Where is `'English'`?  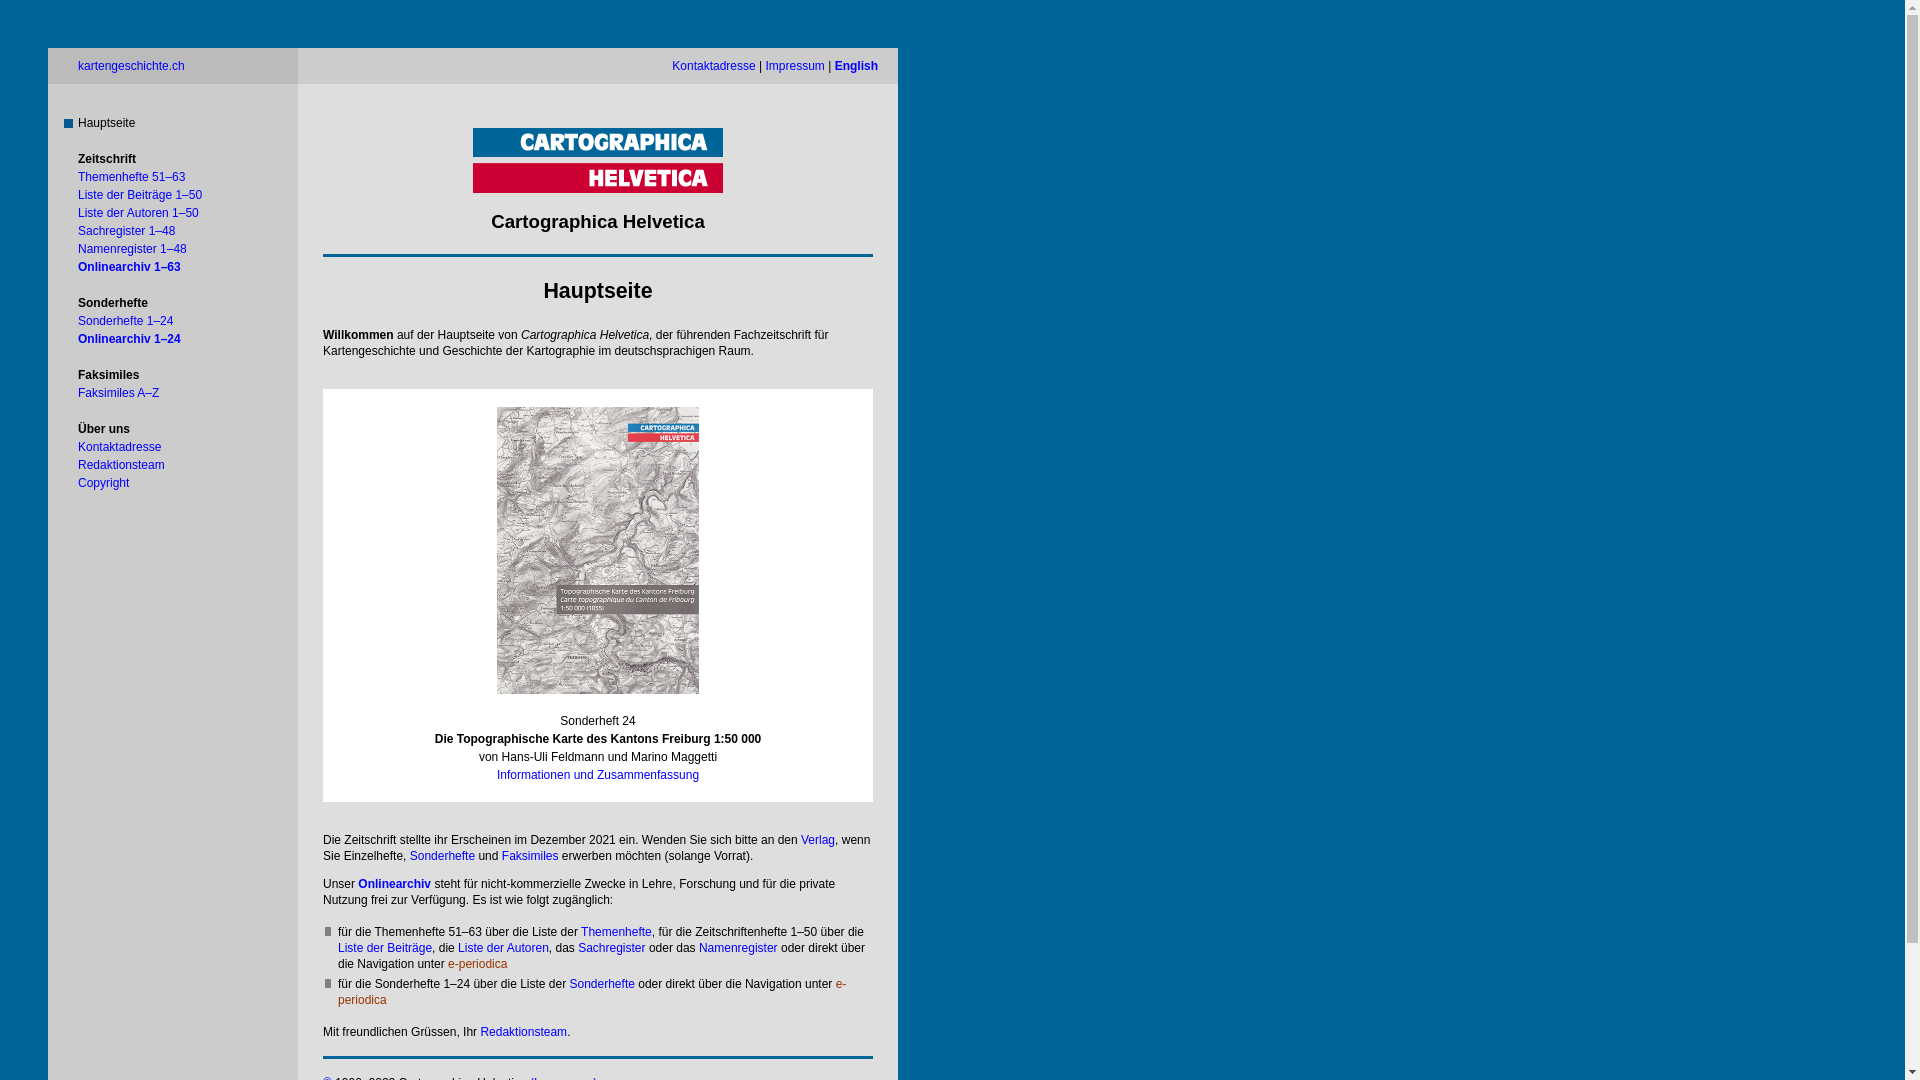 'English' is located at coordinates (835, 64).